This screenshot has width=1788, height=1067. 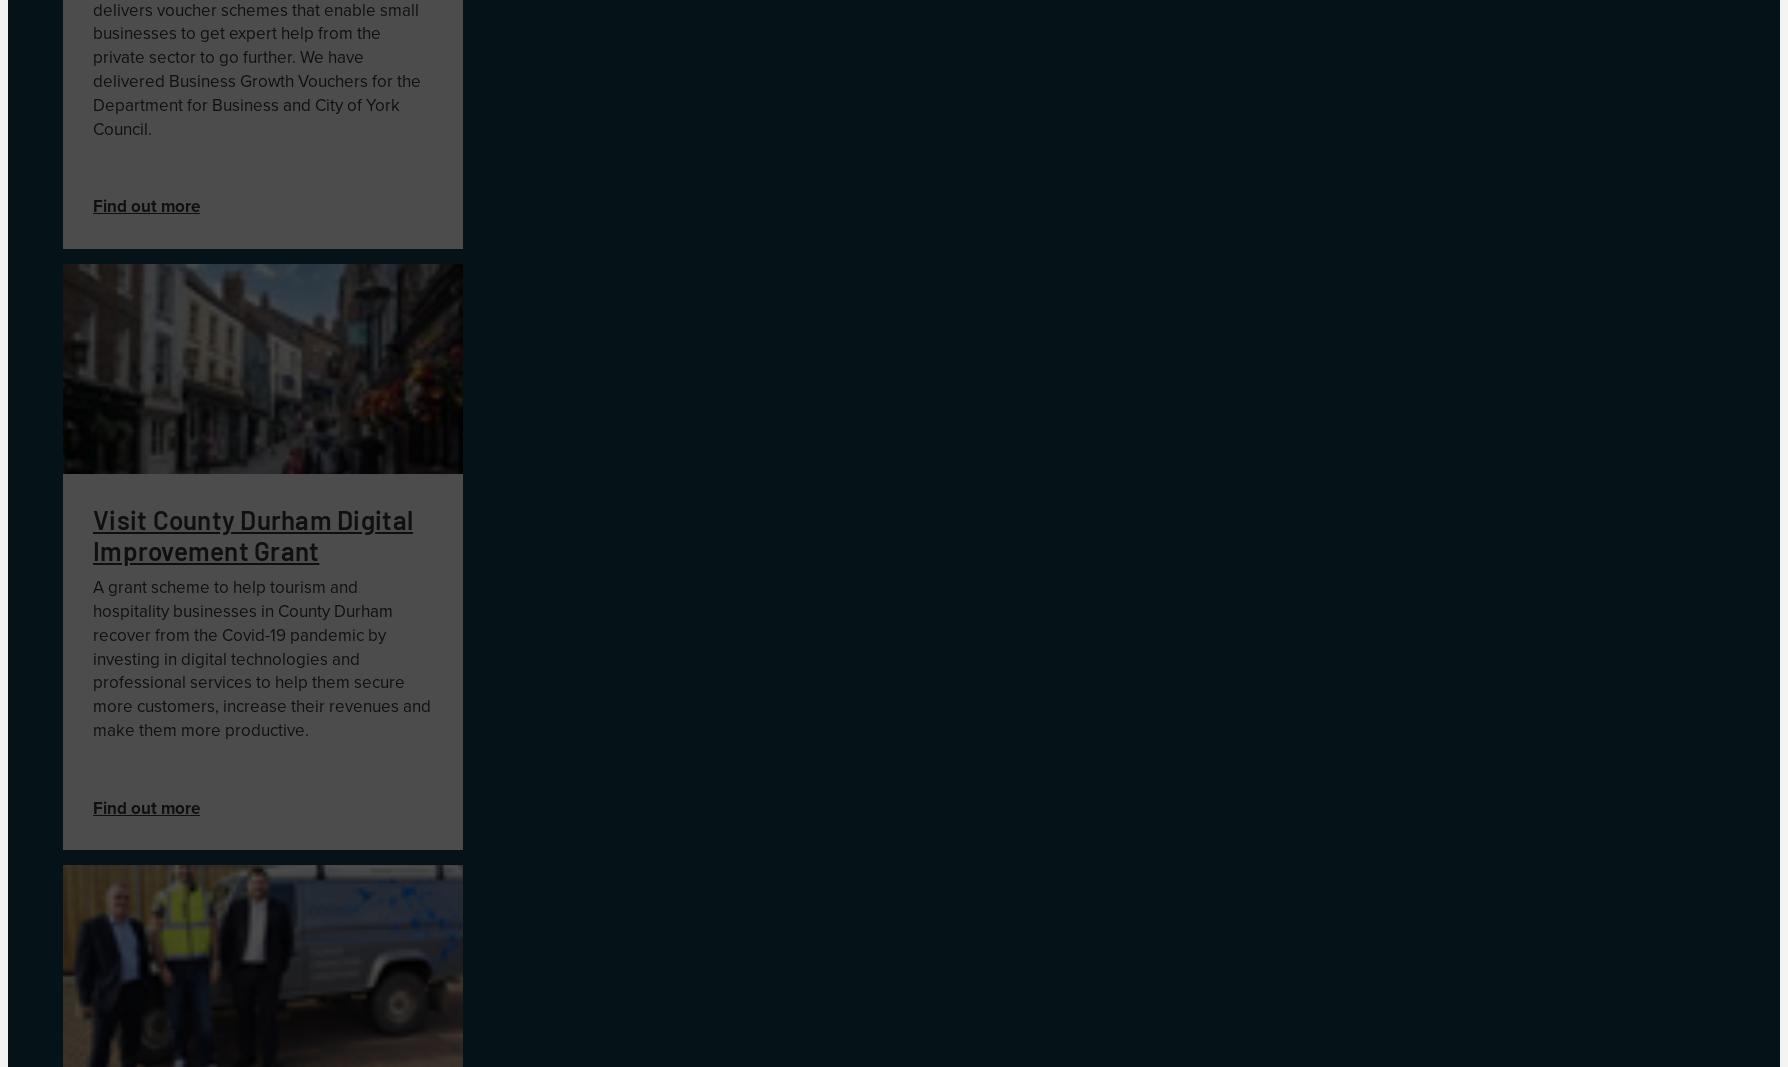 I want to click on 'pert help', so click(x=279, y=32).